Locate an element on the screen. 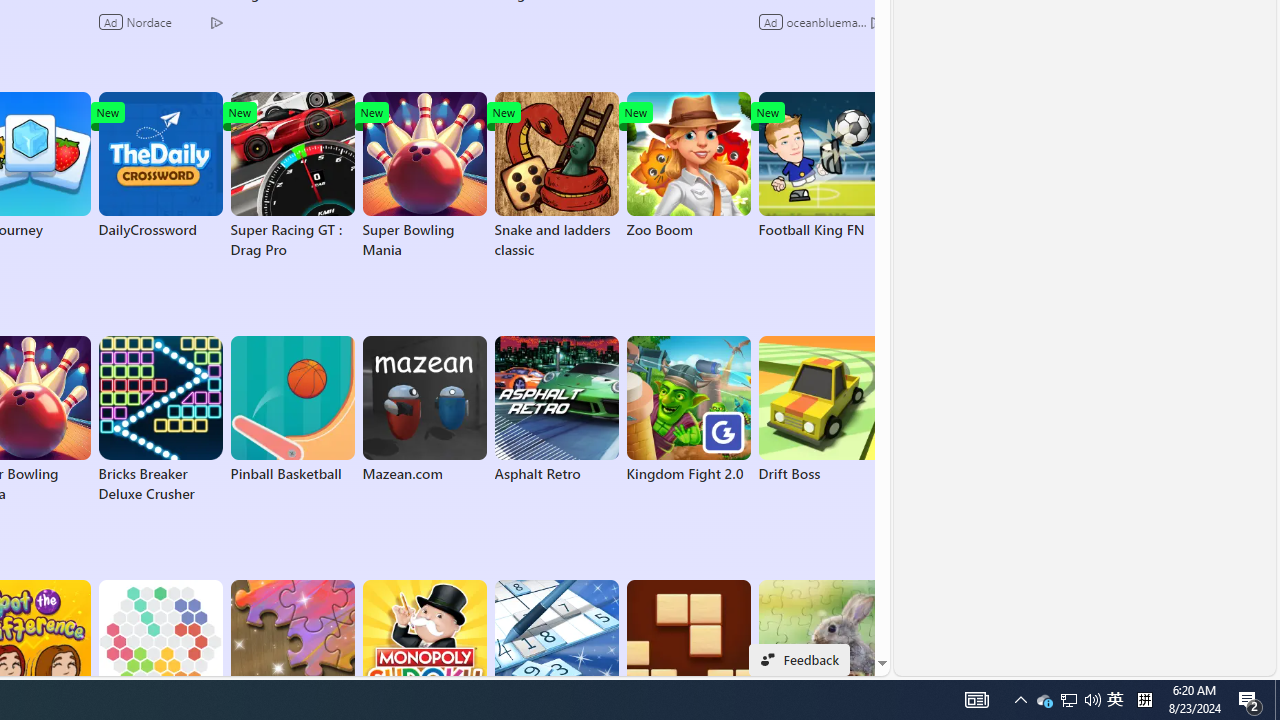 The image size is (1280, 720). 'Kingdom Fight 2.0' is located at coordinates (688, 409).